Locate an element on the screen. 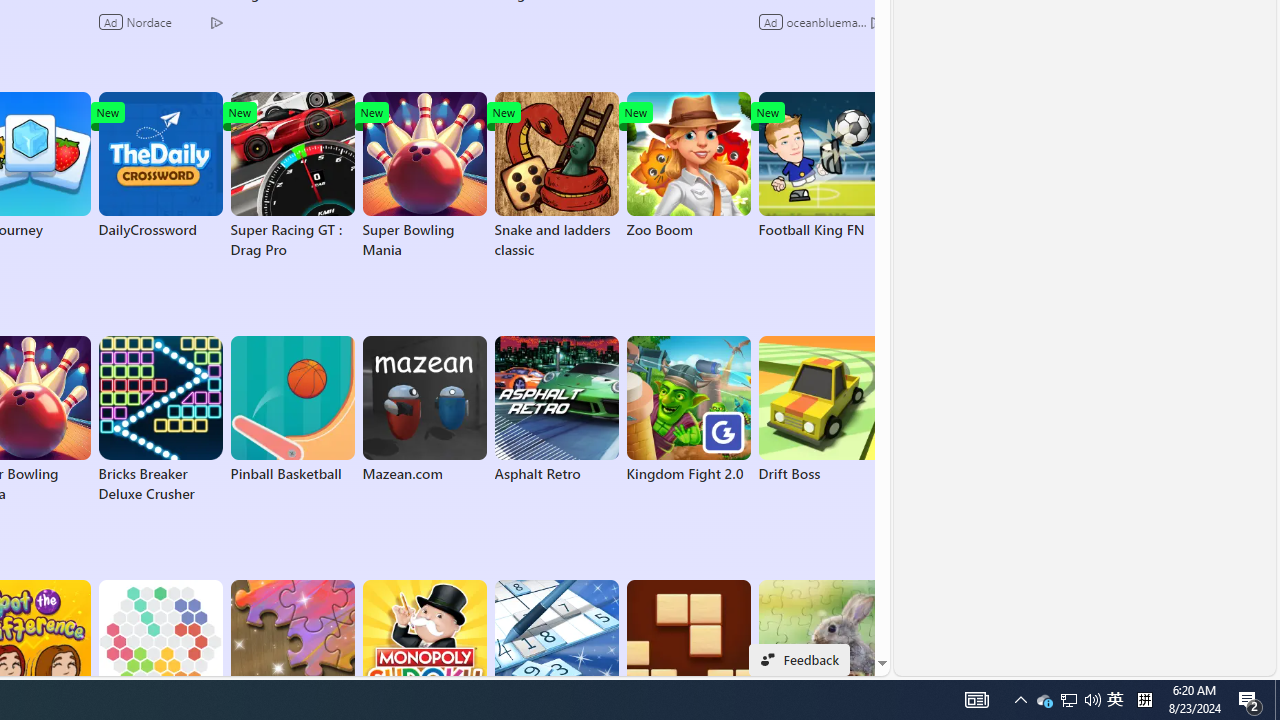 The image size is (1280, 720). 'Kingdom Fight 2.0' is located at coordinates (688, 409).